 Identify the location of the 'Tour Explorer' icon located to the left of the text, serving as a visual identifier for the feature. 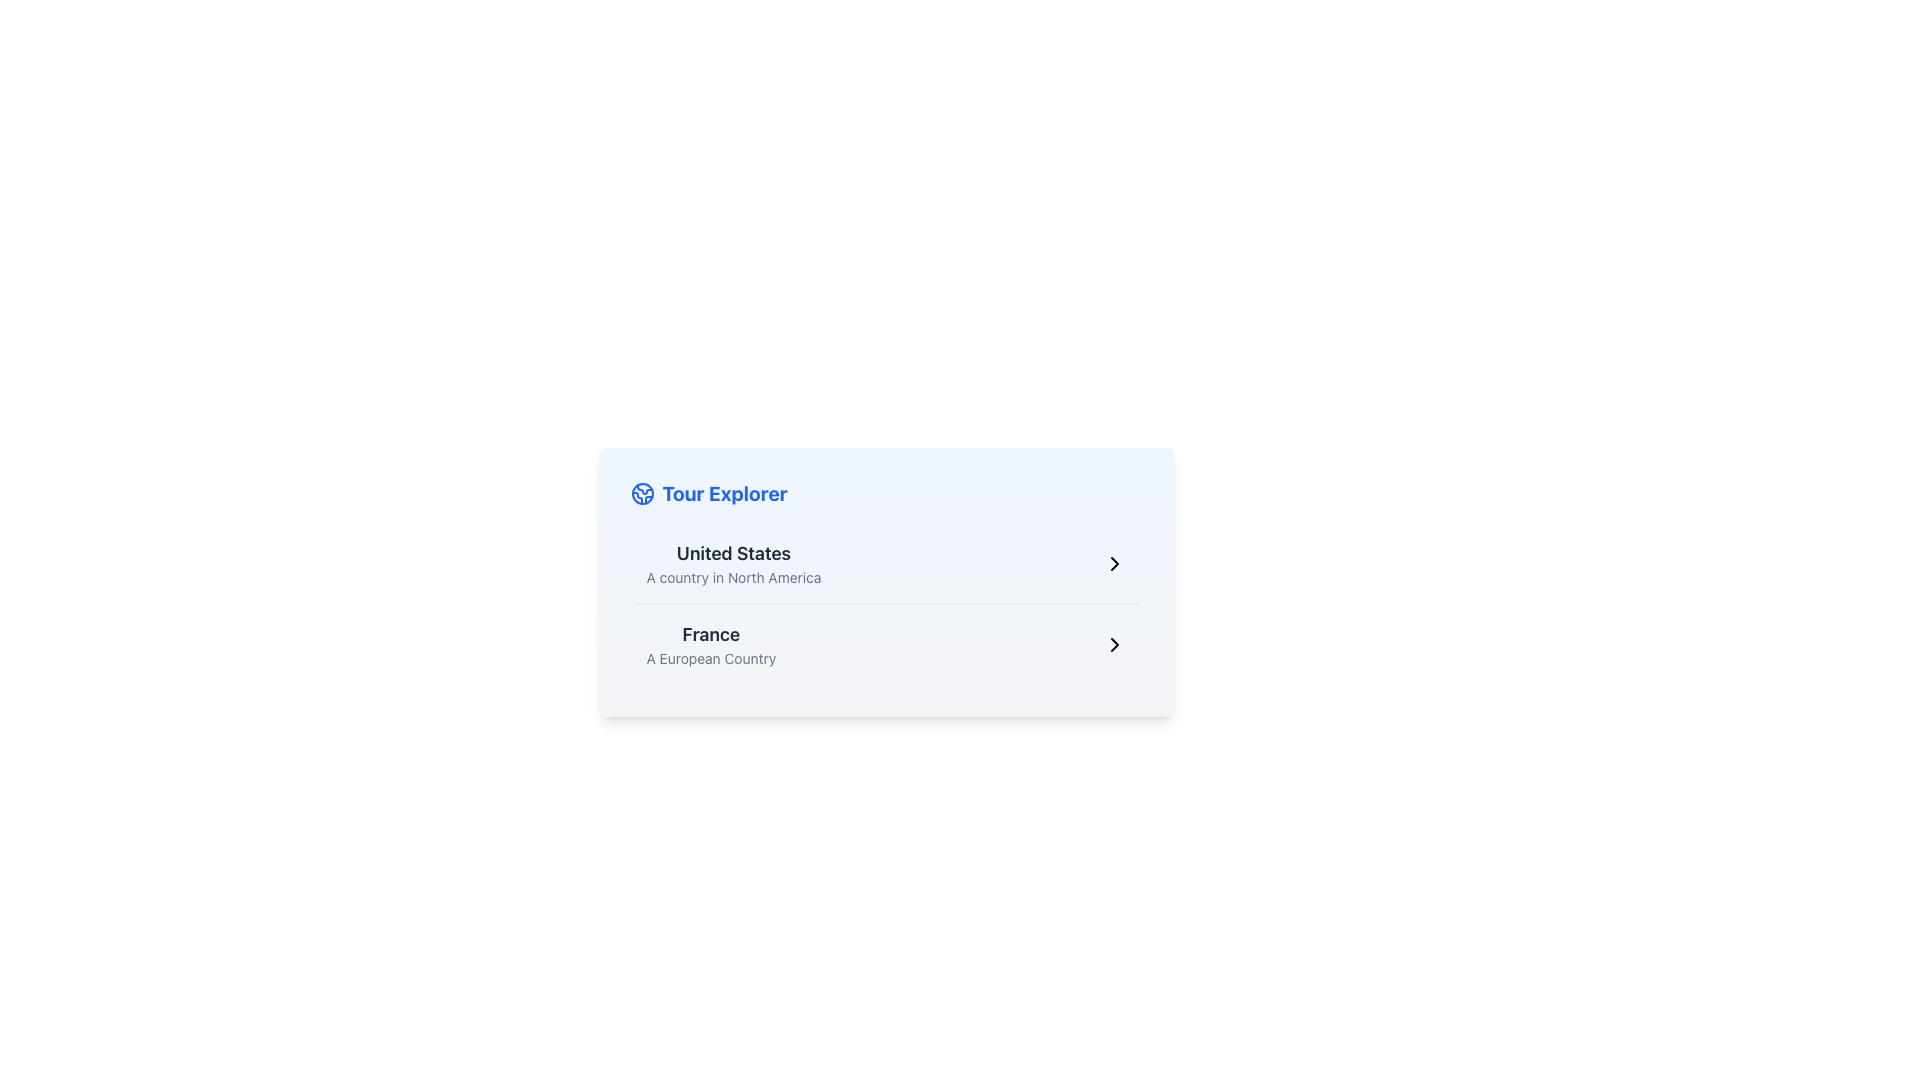
(642, 493).